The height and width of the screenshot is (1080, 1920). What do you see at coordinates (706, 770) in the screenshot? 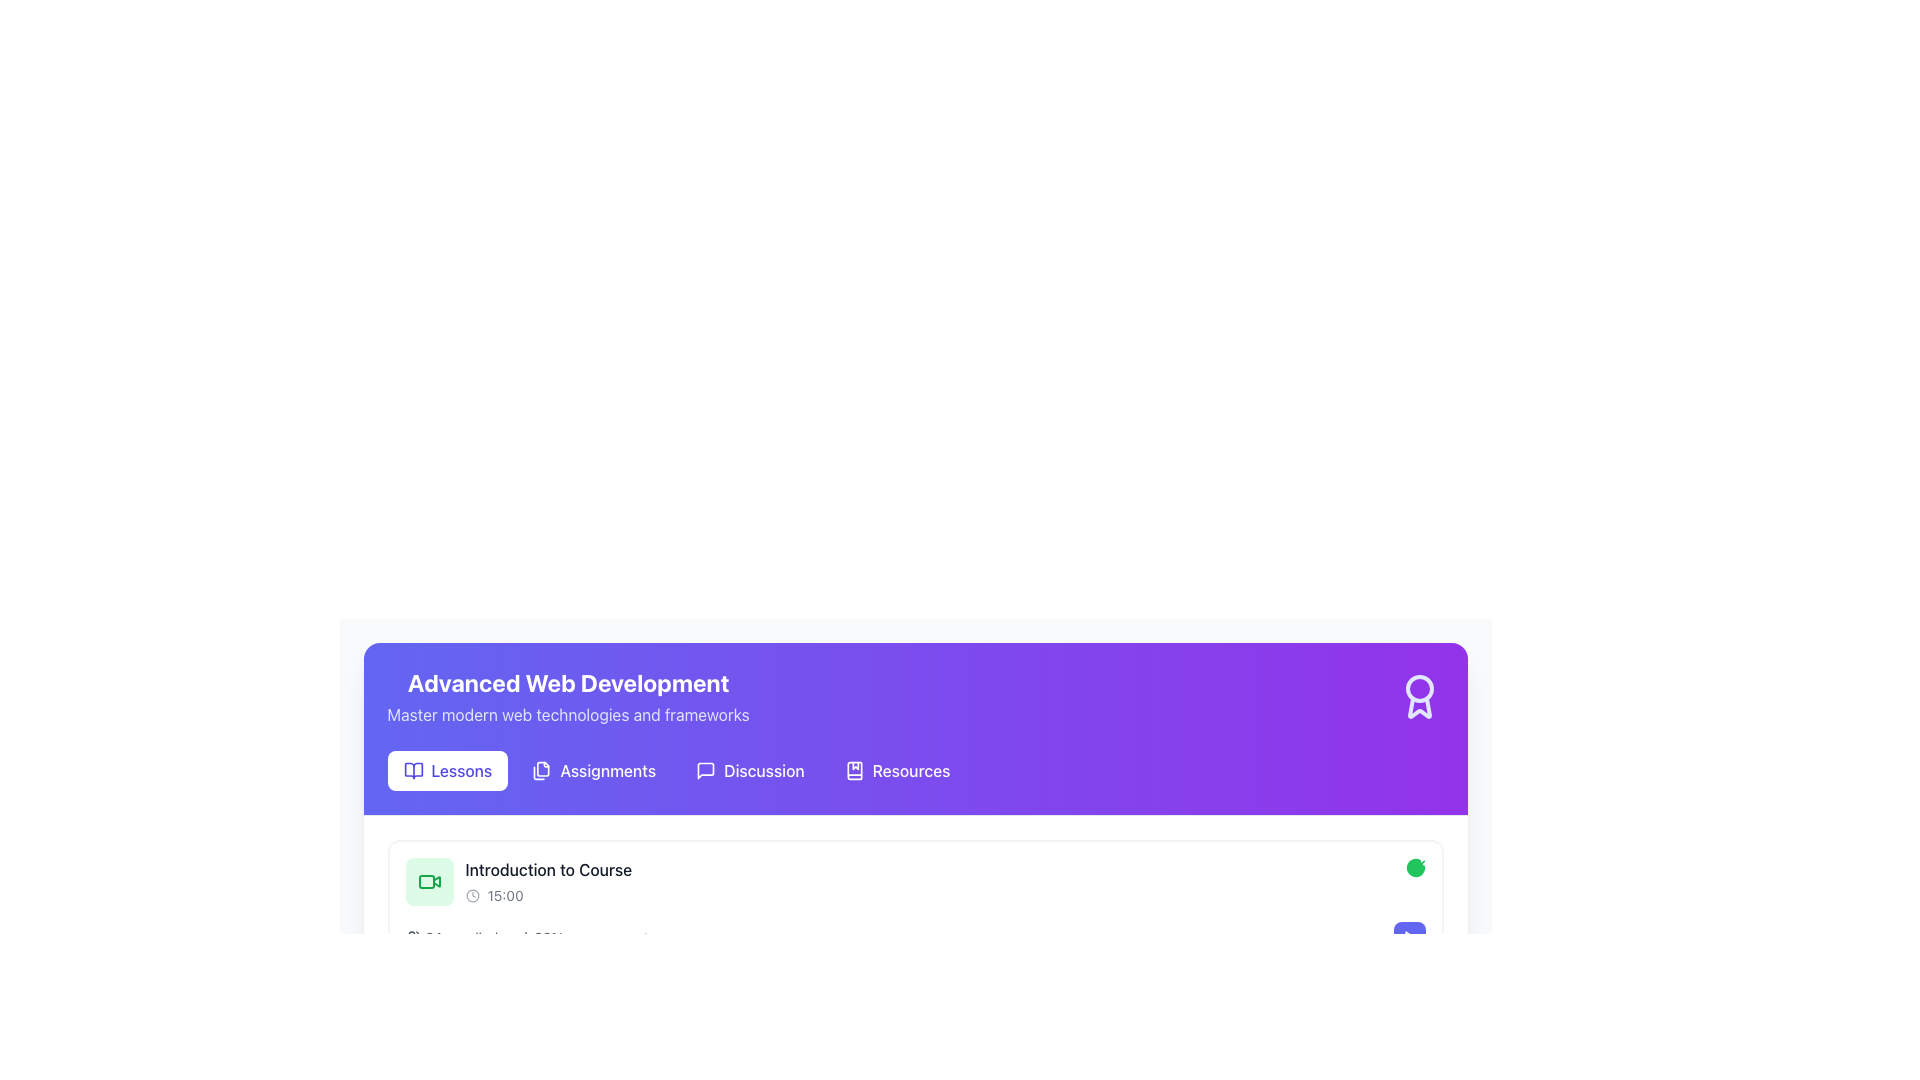
I see `the small square icon resembling a message bubble, which is part of the navigation bar associated with the 'Discussion' label` at bounding box center [706, 770].